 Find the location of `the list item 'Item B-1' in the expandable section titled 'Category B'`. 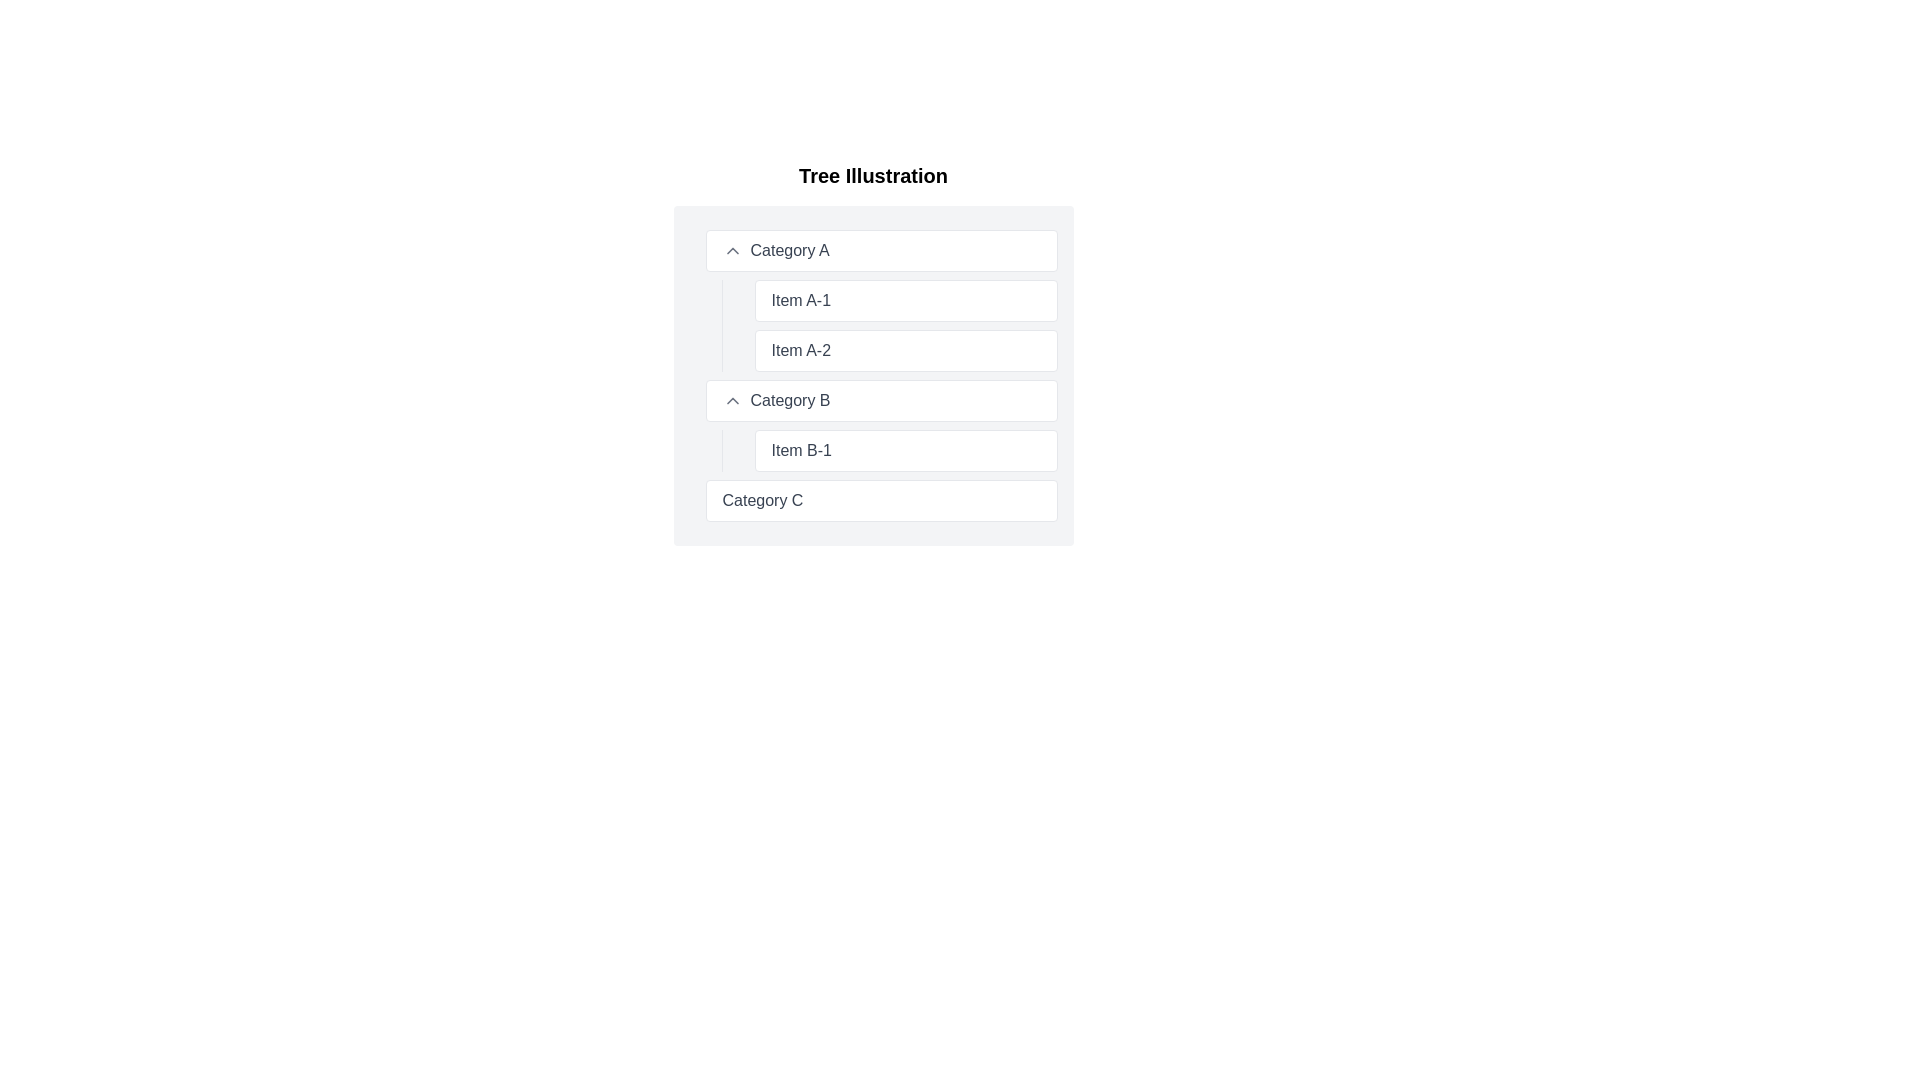

the list item 'Item B-1' in the expandable section titled 'Category B' is located at coordinates (880, 424).